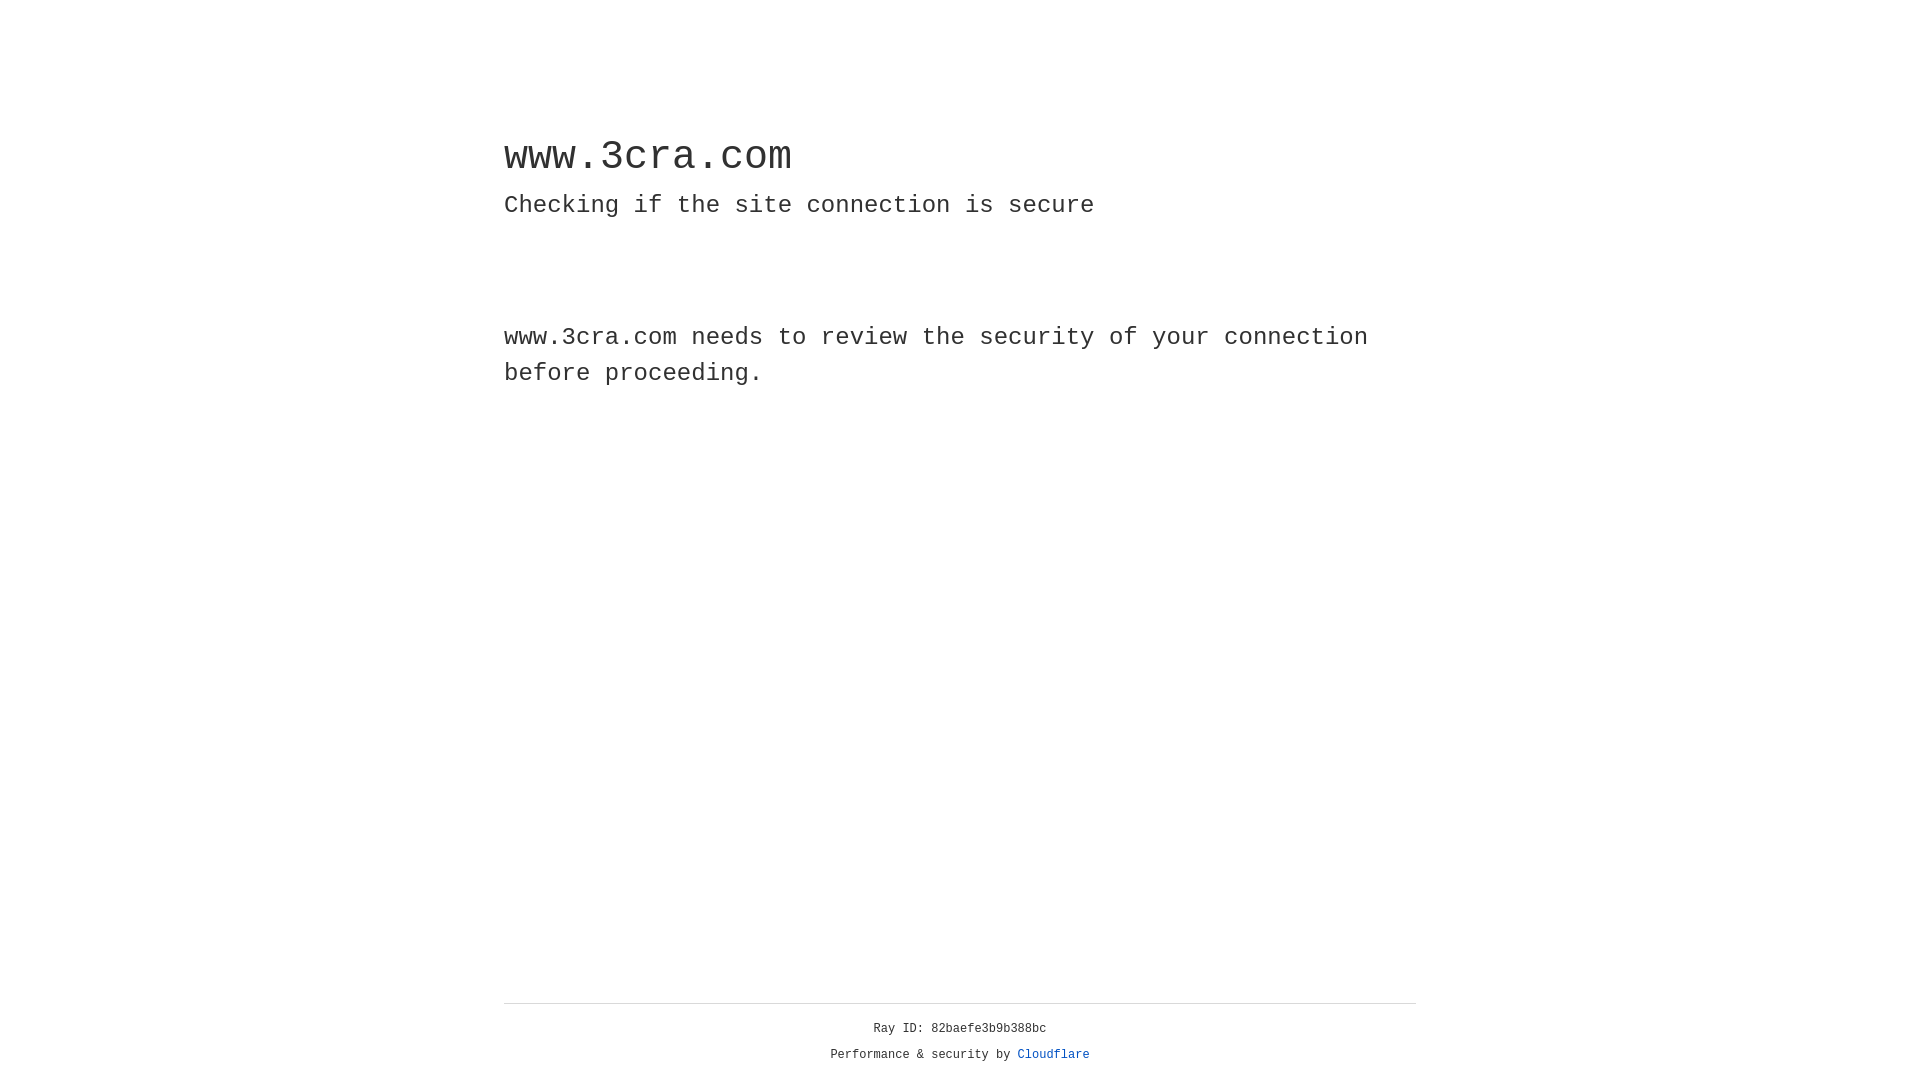  I want to click on 'Cloudflare', so click(1017, 1054).